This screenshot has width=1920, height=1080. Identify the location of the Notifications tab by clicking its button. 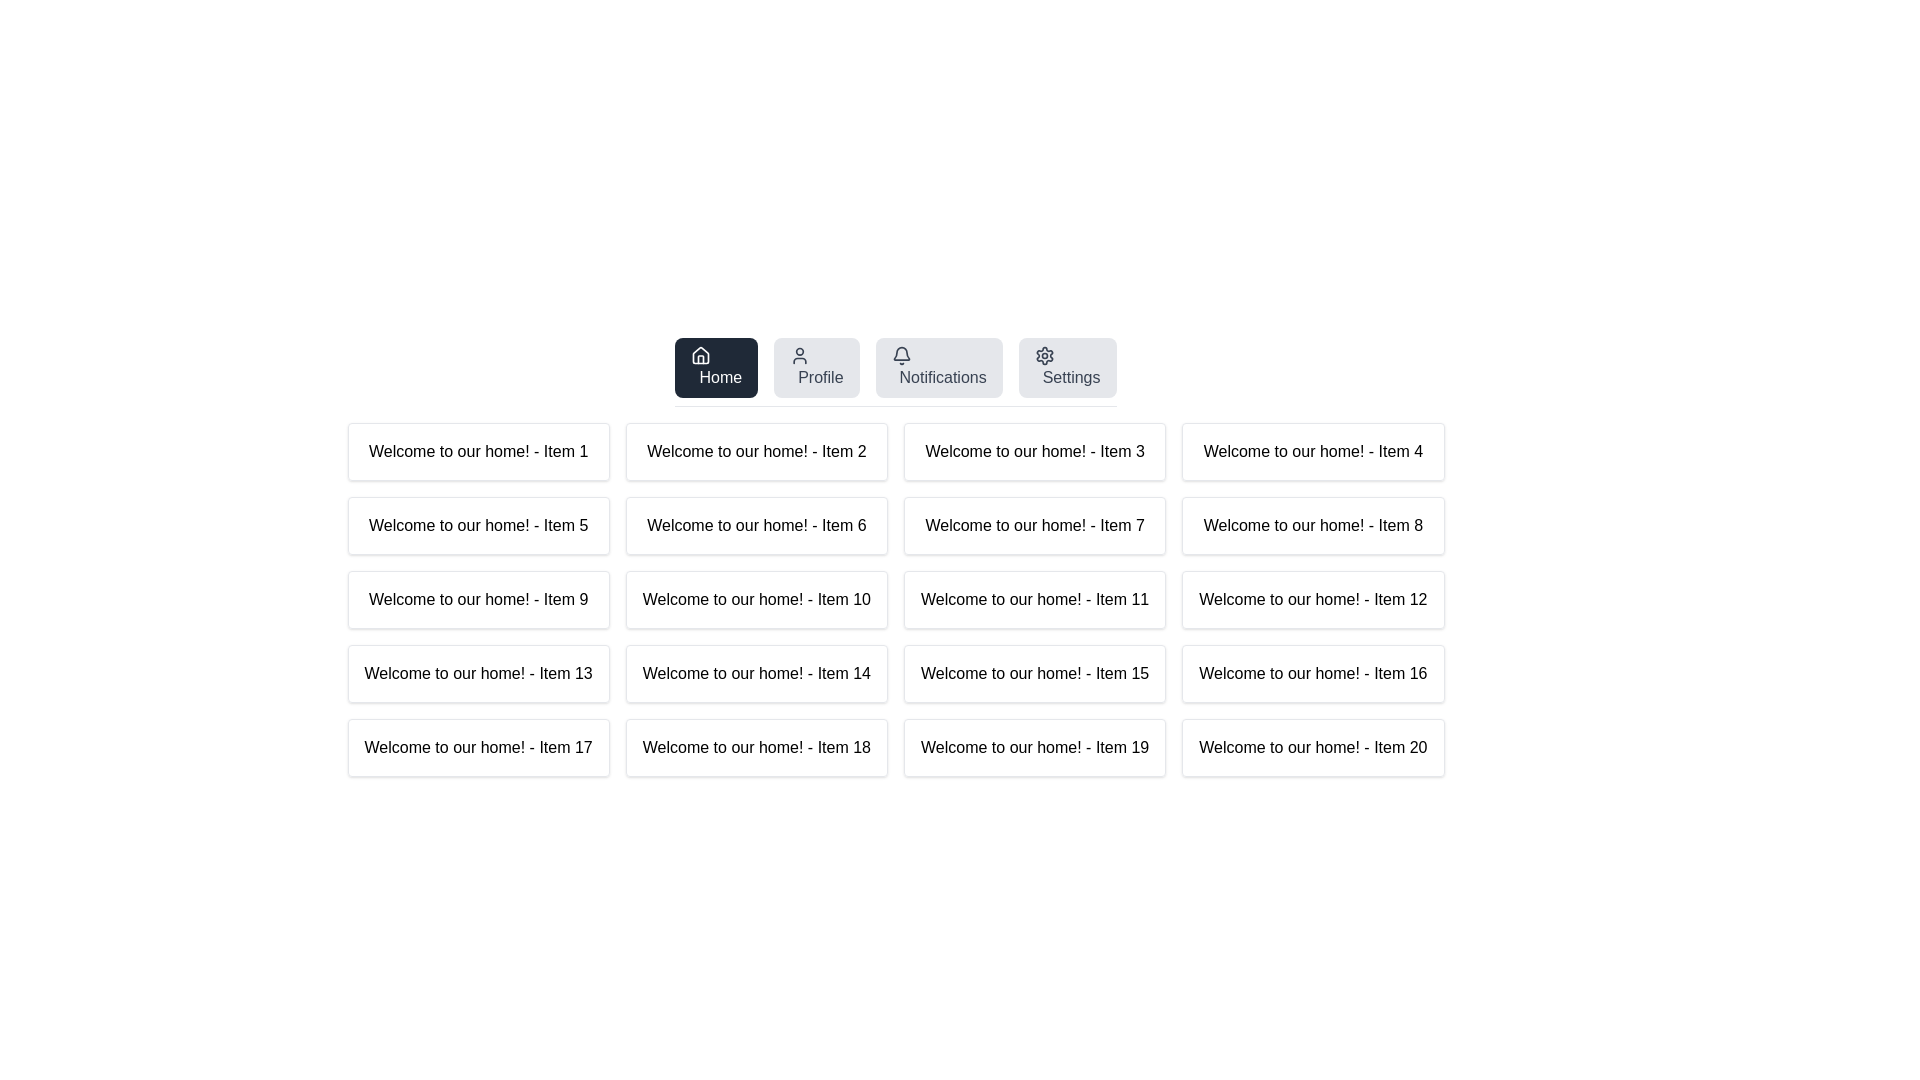
(938, 367).